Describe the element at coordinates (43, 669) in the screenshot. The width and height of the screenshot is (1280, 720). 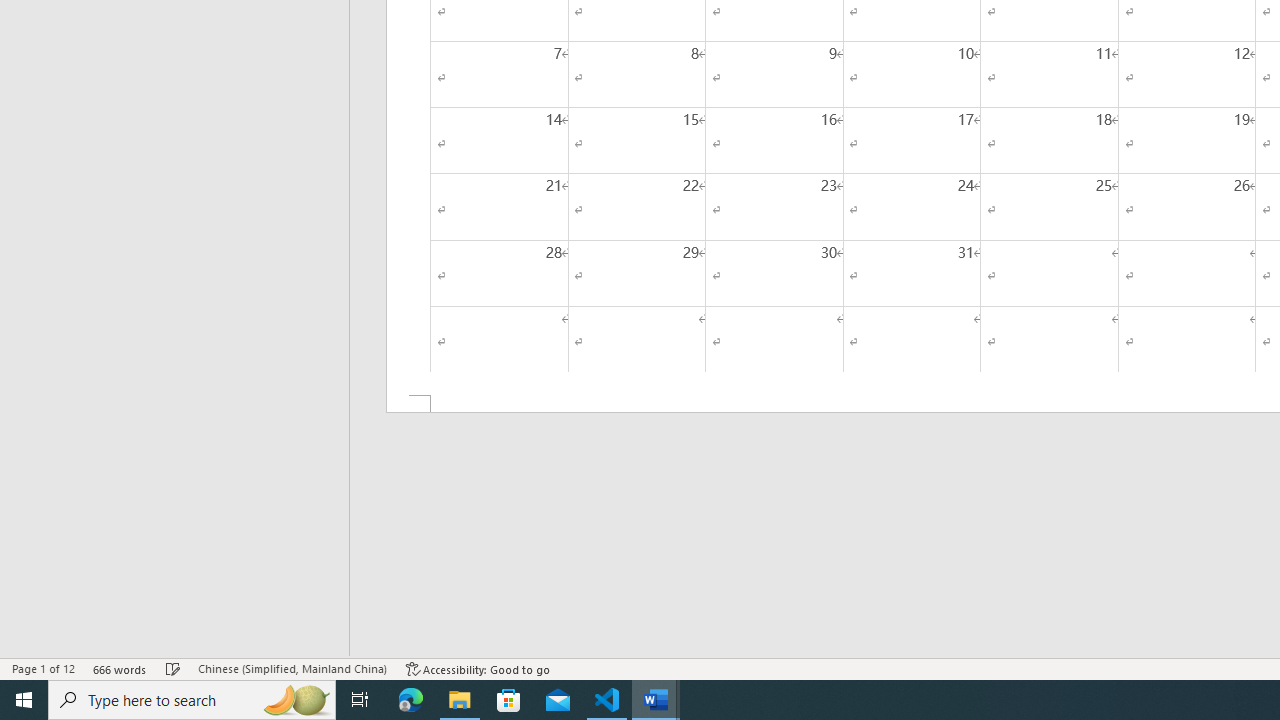
I see `'Page Number Page 1 of 12'` at that location.